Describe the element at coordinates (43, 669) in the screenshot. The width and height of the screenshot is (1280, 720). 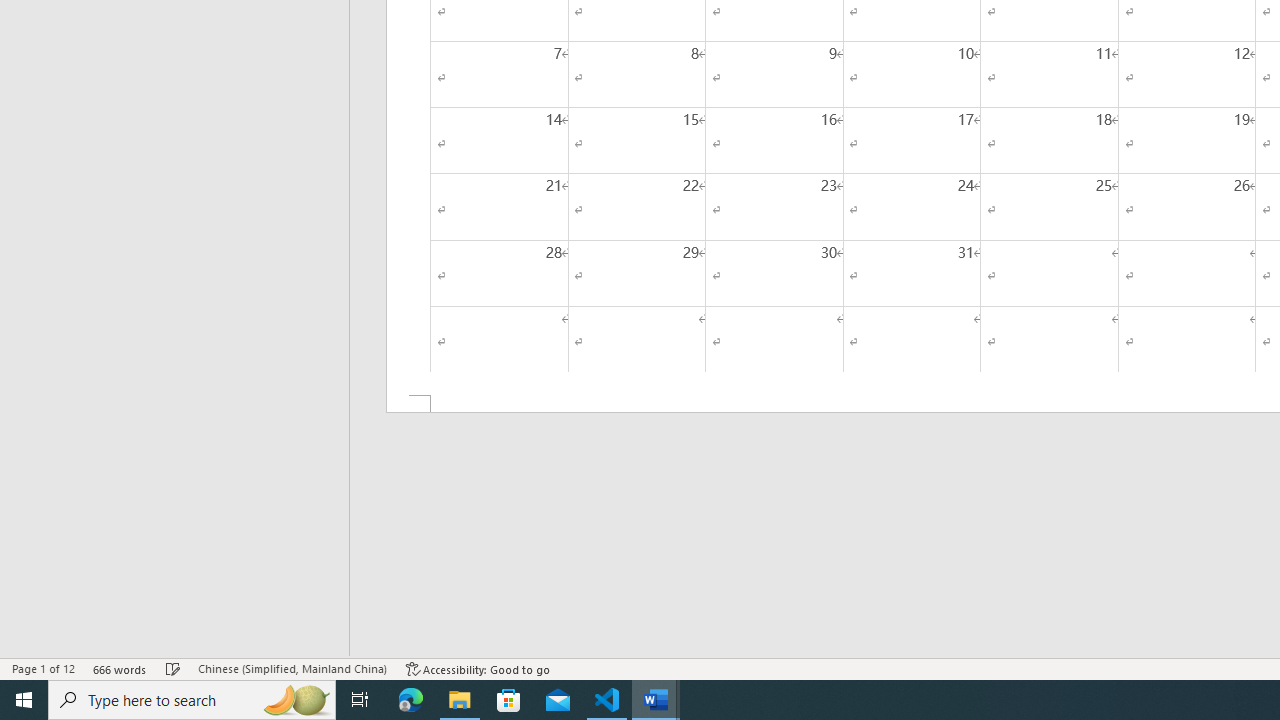
I see `'Page Number Page 1 of 12'` at that location.